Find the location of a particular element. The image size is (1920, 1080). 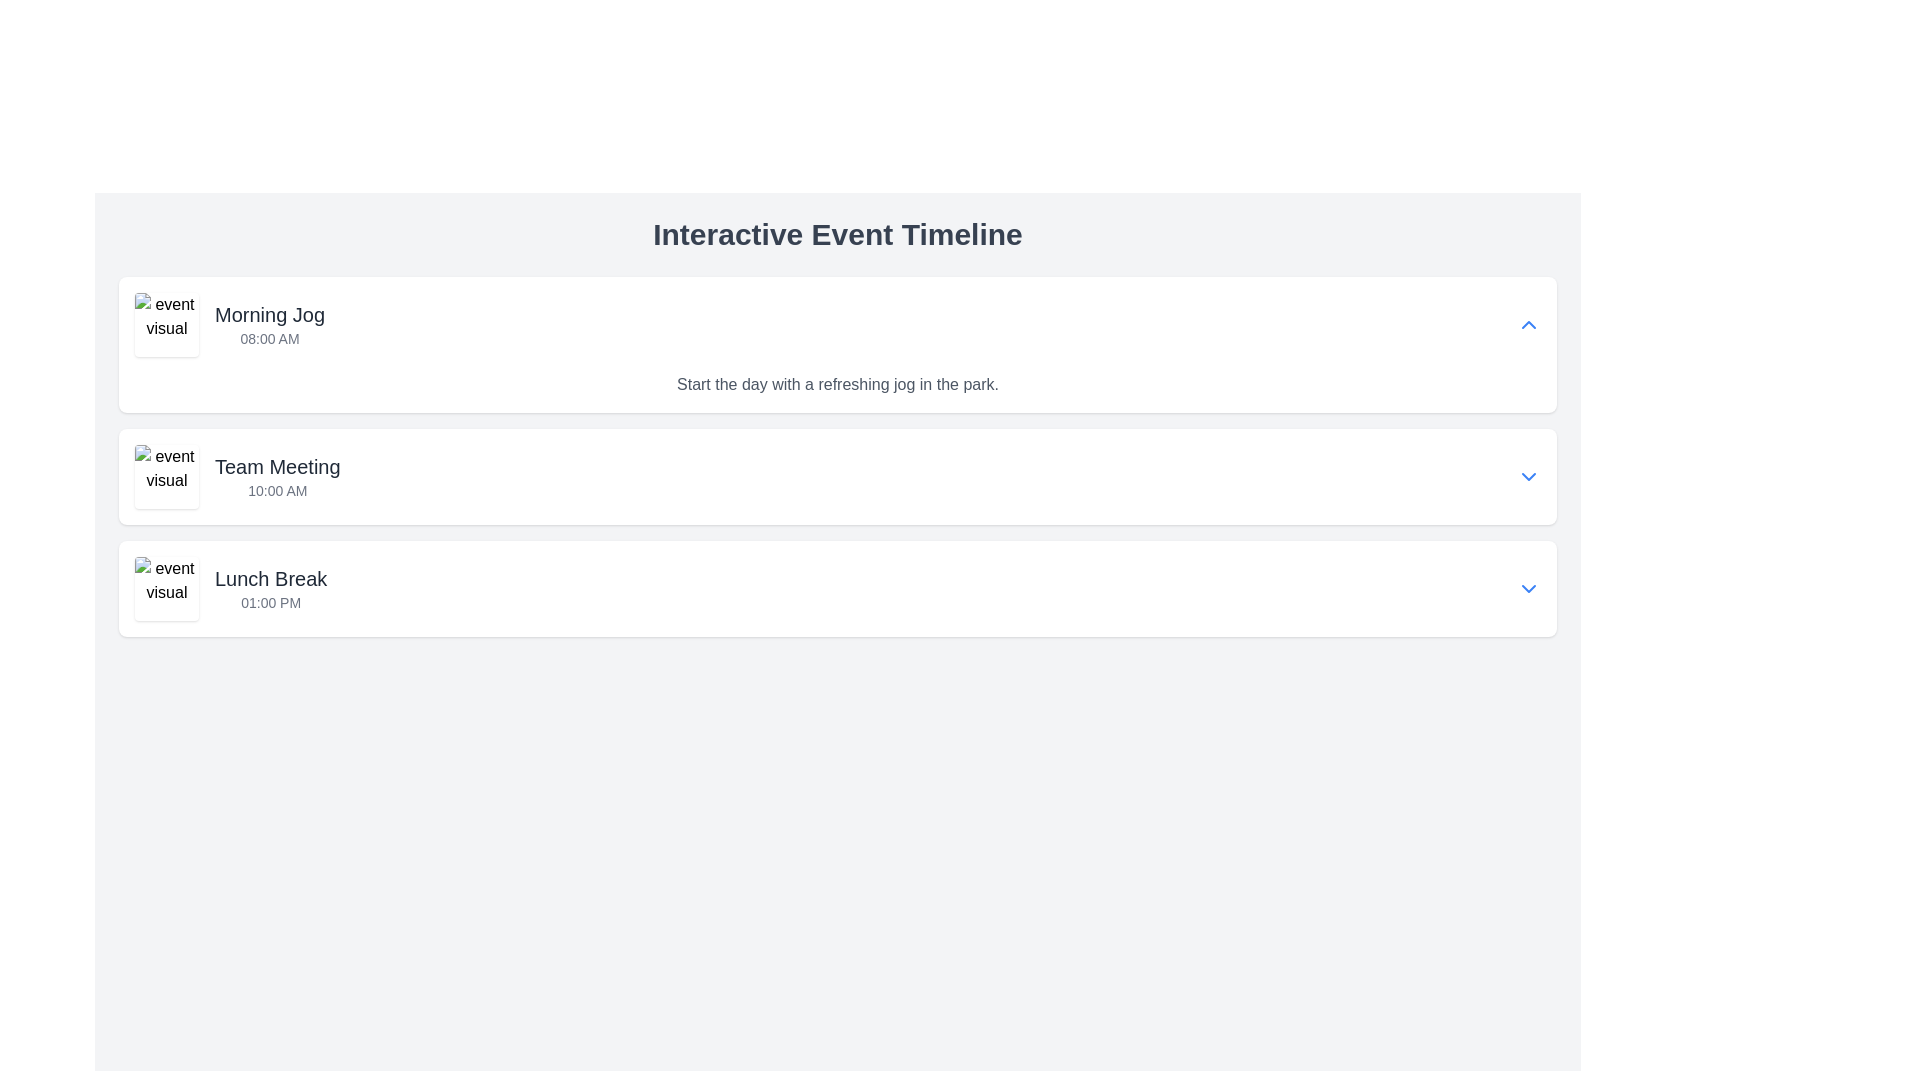

the square image with rounded corners that represents the 'Lunch Break' event entry in the interactive event timeline is located at coordinates (167, 588).